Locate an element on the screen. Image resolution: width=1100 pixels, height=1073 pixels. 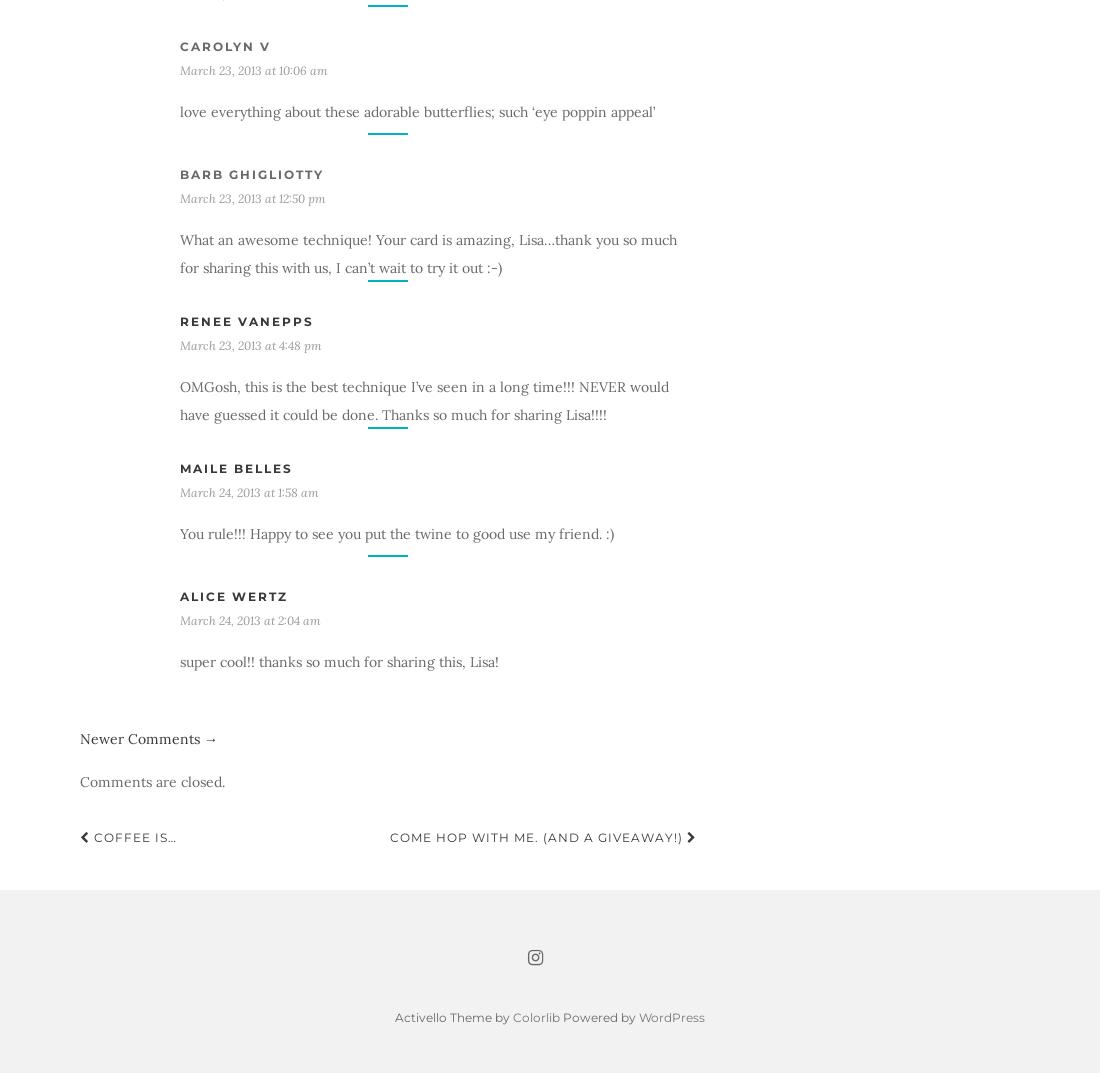
'super cool!! thanks so much for sharing this, Lisa!' is located at coordinates (178, 660).